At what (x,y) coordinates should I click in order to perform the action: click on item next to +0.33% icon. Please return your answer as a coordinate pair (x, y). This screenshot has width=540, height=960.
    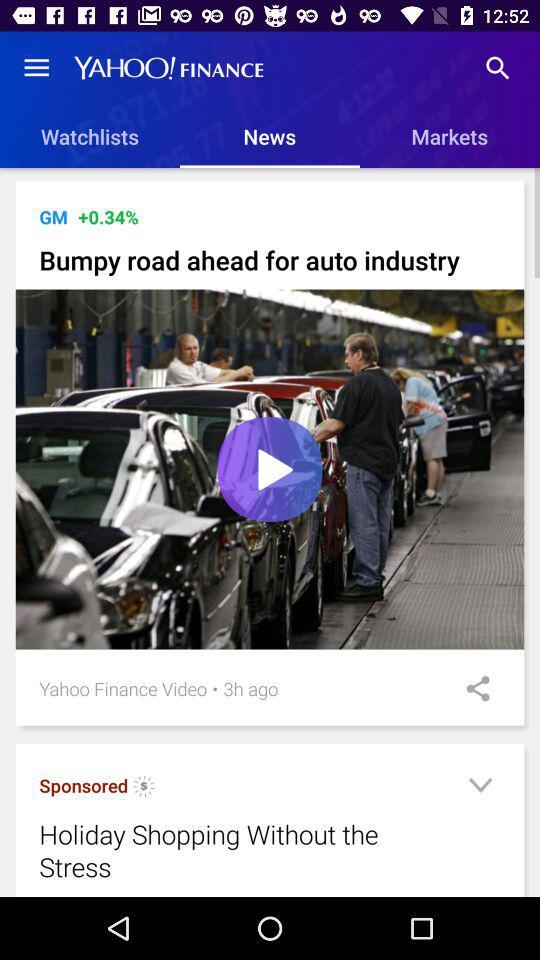
    Looking at the image, I should click on (53, 217).